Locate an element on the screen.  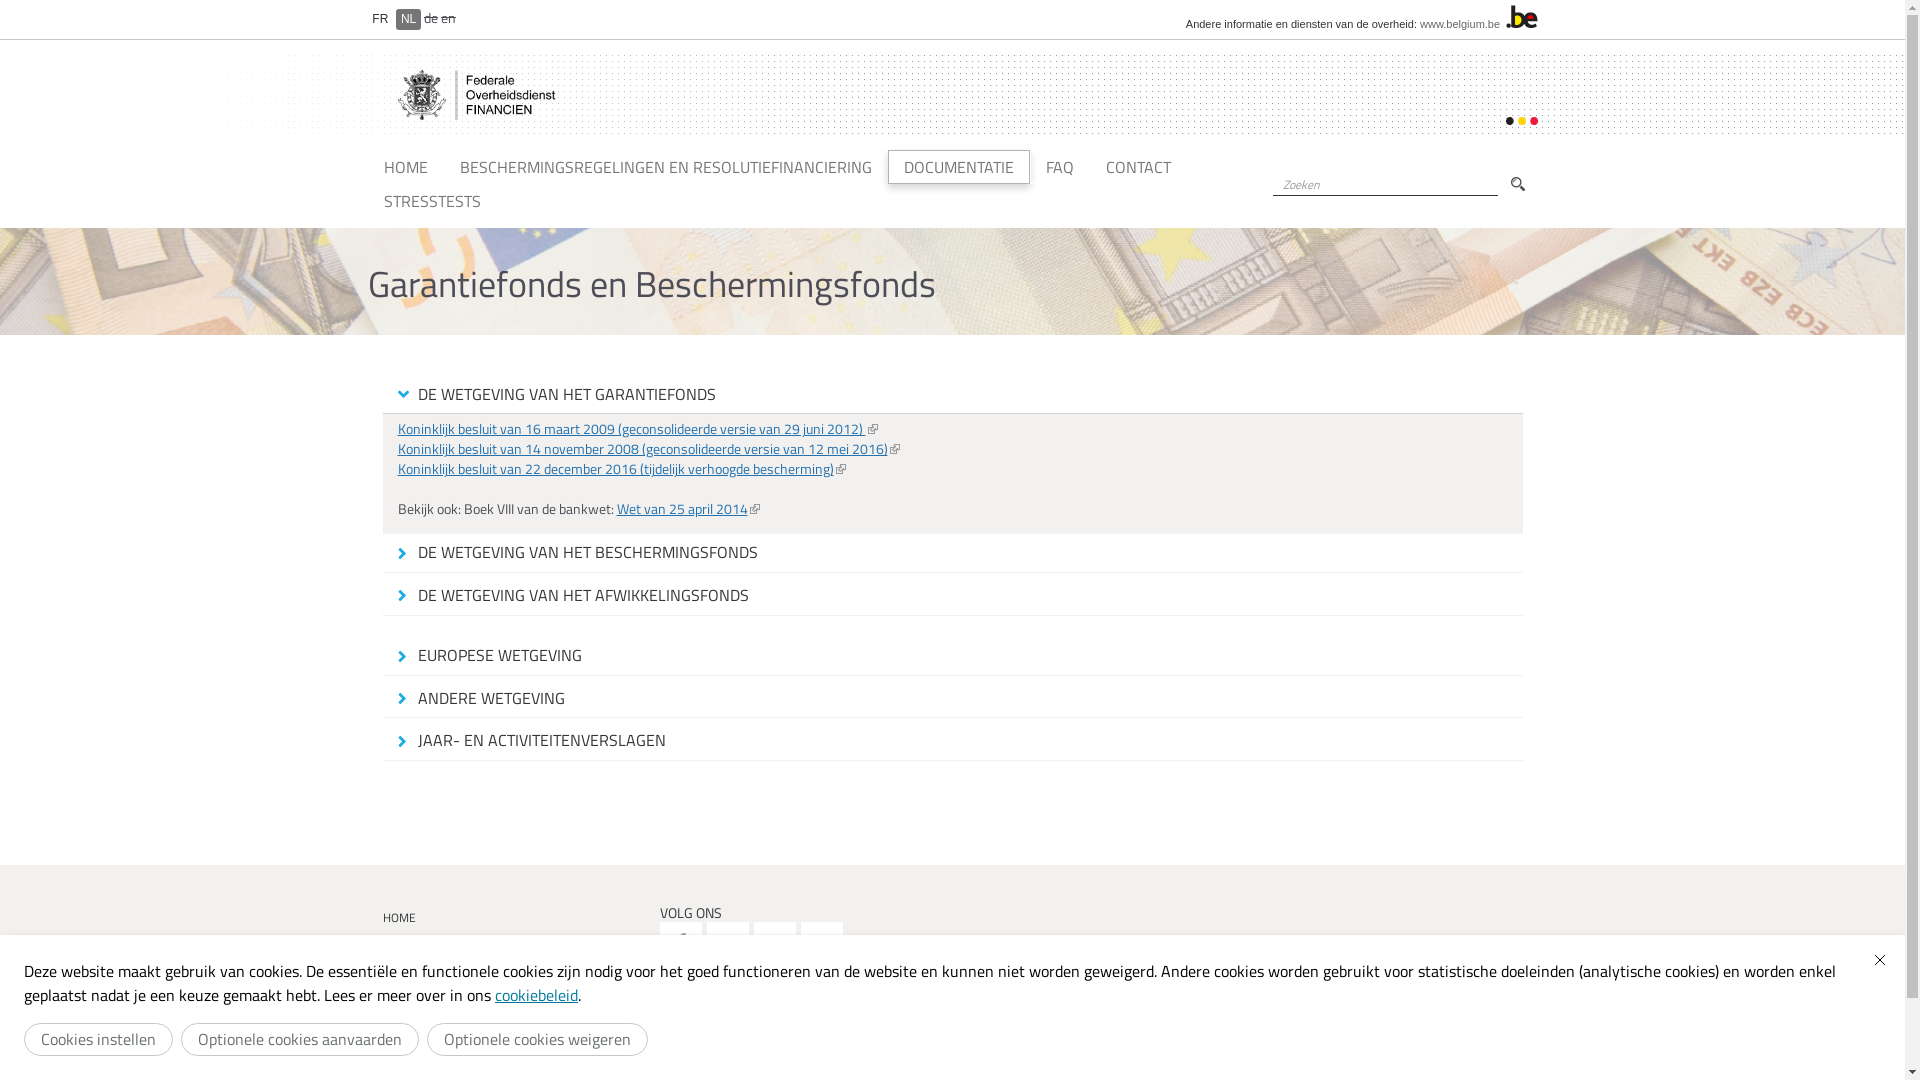
'FAQ' is located at coordinates (1059, 165).